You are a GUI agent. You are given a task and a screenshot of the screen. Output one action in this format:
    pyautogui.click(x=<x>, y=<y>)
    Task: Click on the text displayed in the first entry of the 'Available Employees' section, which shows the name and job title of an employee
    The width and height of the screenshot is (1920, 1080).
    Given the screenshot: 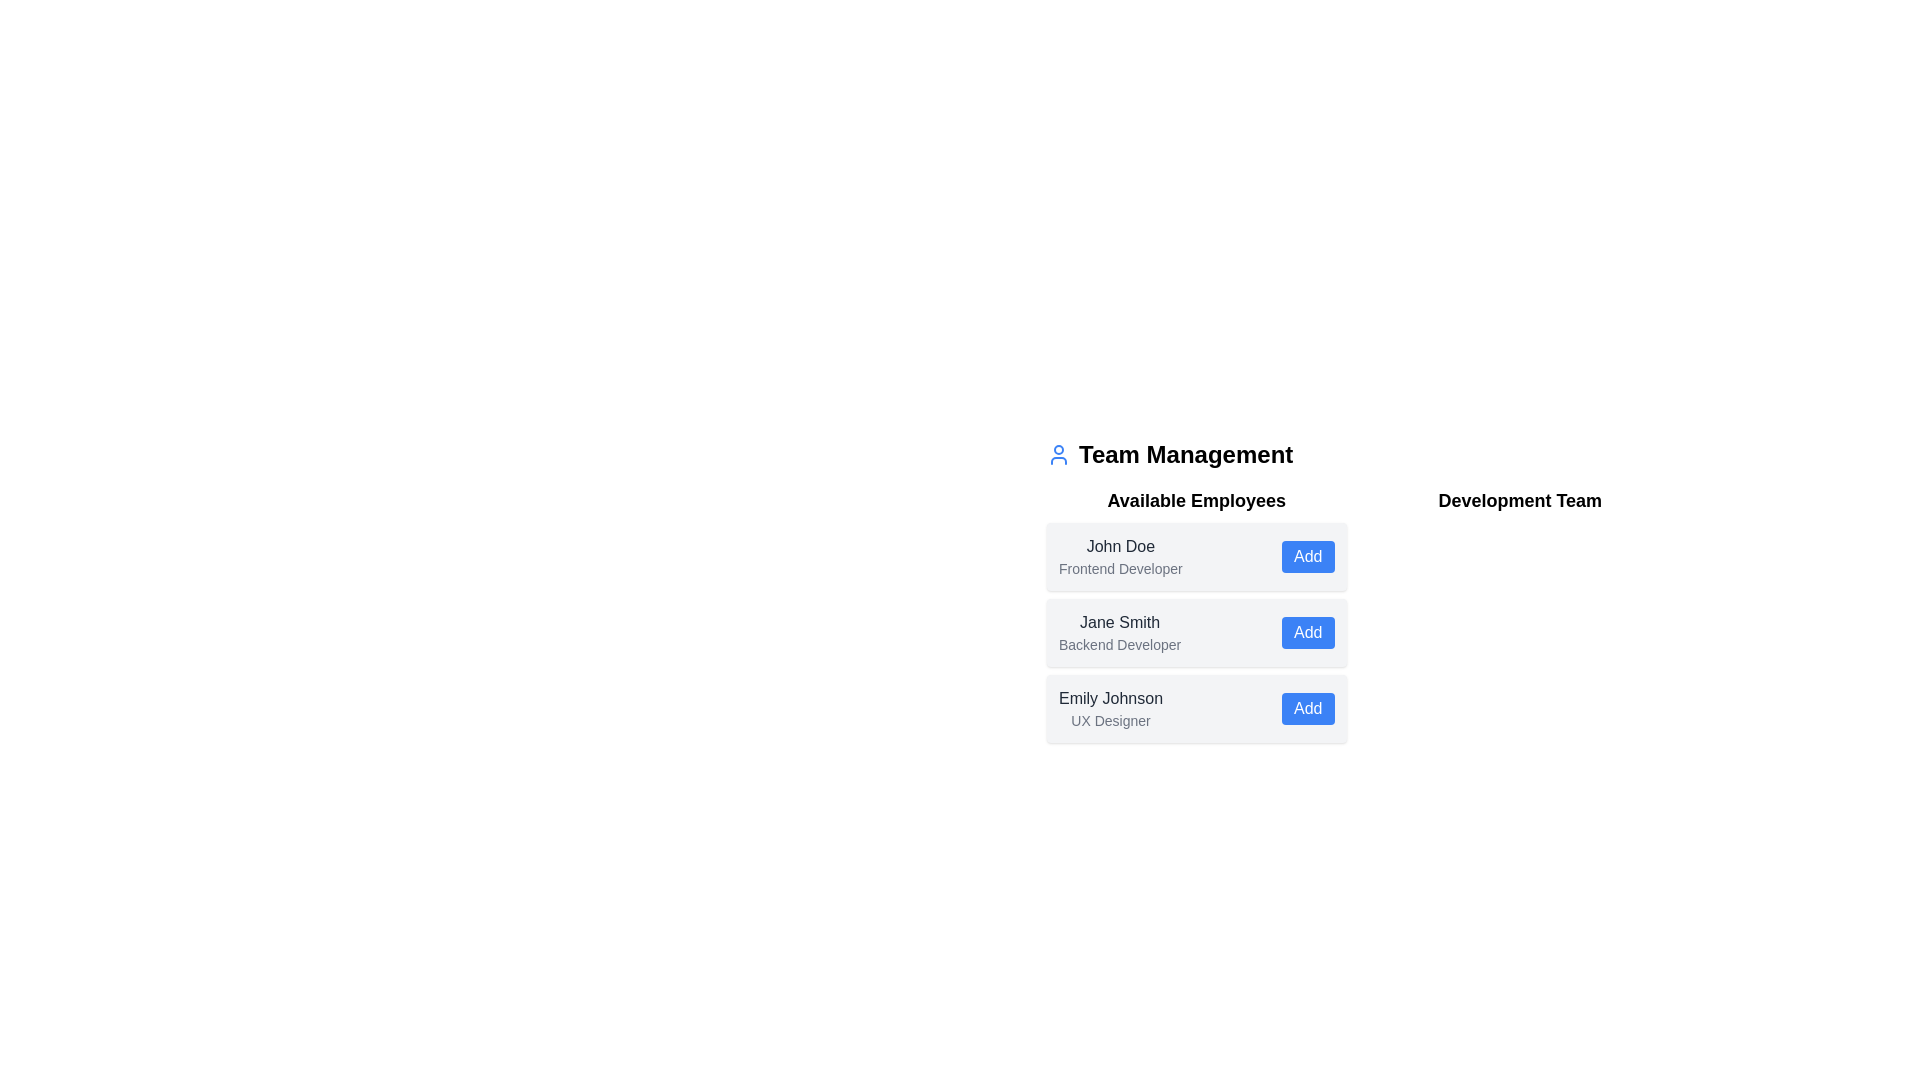 What is the action you would take?
    pyautogui.click(x=1120, y=556)
    